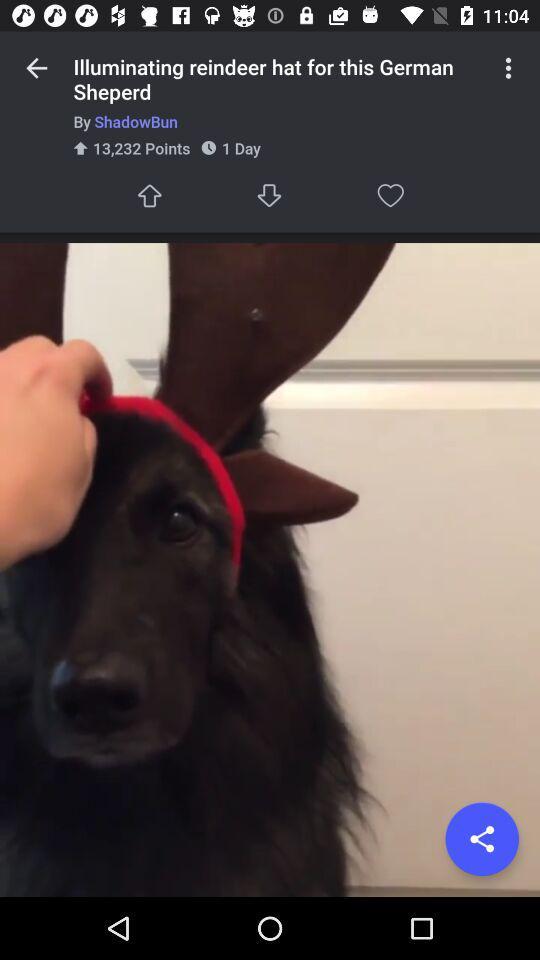 This screenshot has width=540, height=960. What do you see at coordinates (481, 839) in the screenshot?
I see `share the article` at bounding box center [481, 839].